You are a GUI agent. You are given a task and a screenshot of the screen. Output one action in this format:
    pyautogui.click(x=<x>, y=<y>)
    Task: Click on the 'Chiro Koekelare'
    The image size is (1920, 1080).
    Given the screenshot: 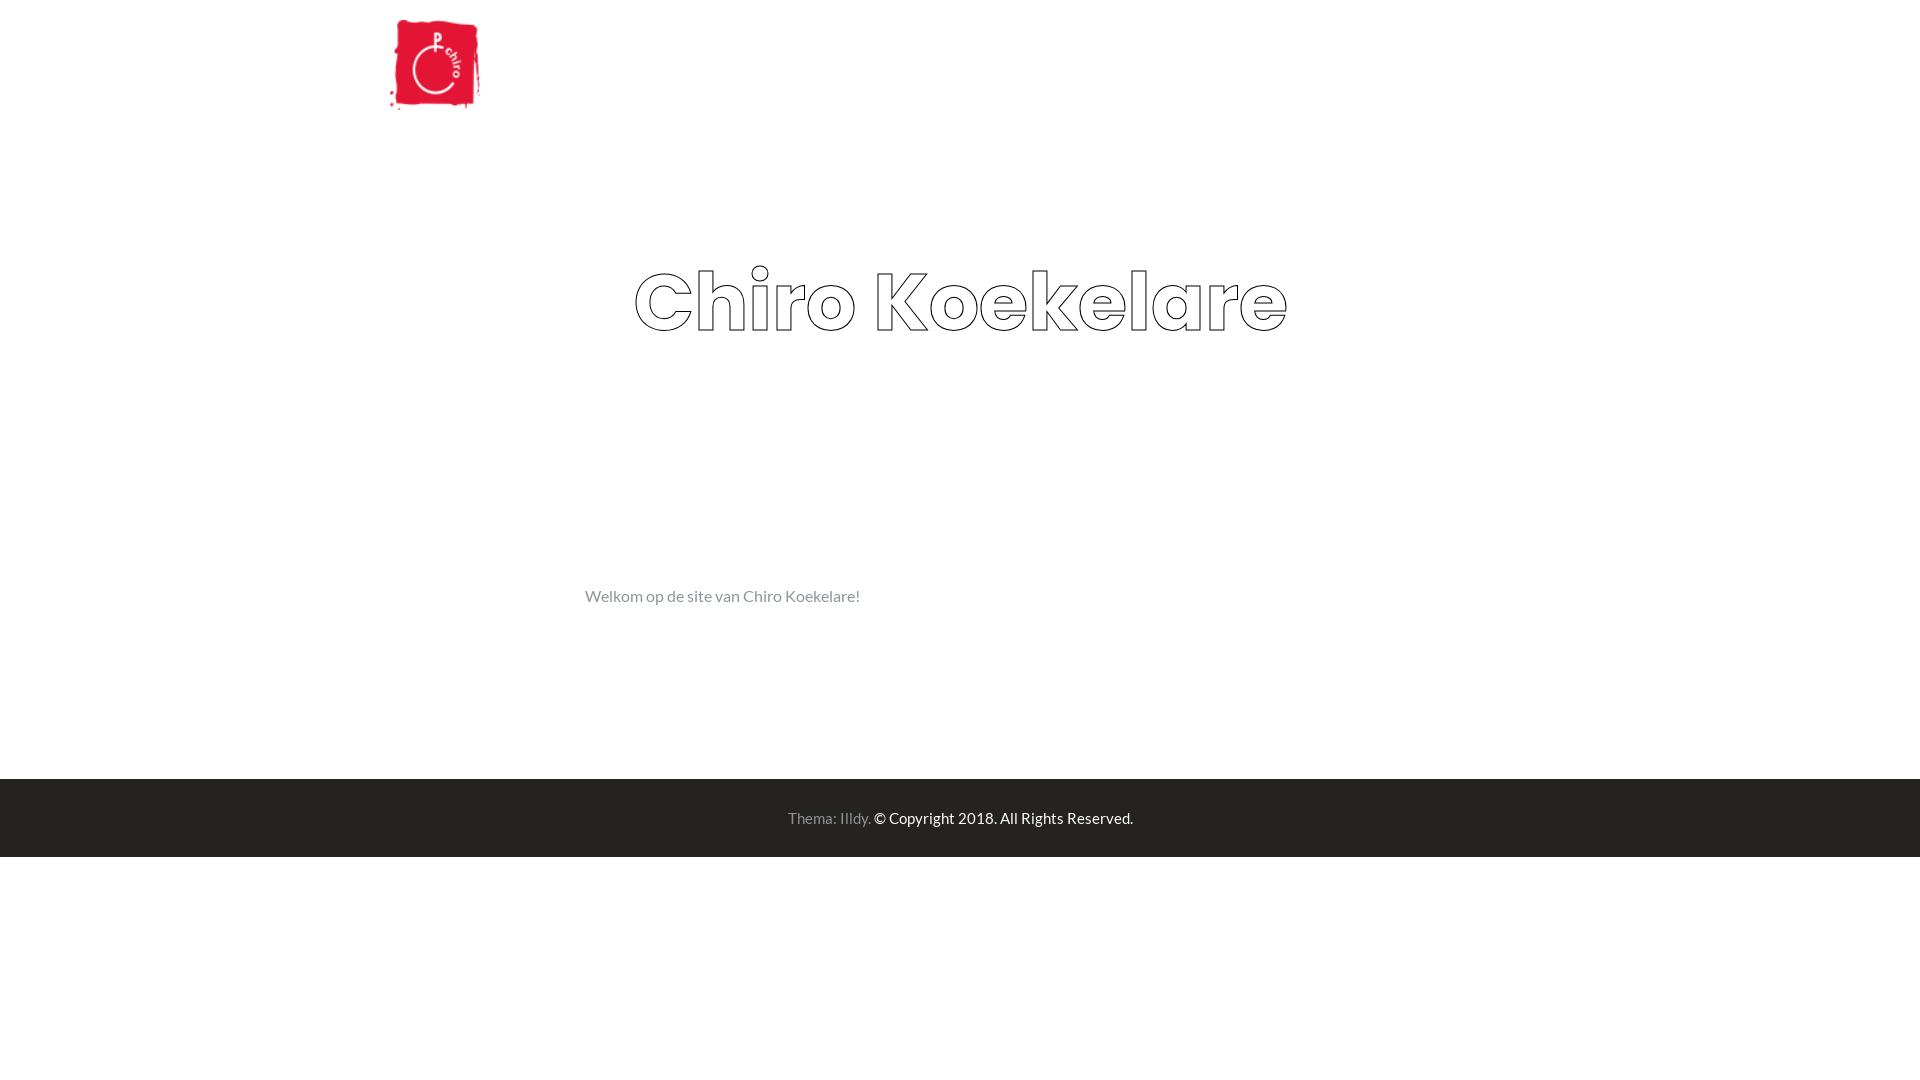 What is the action you would take?
    pyautogui.click(x=434, y=61)
    